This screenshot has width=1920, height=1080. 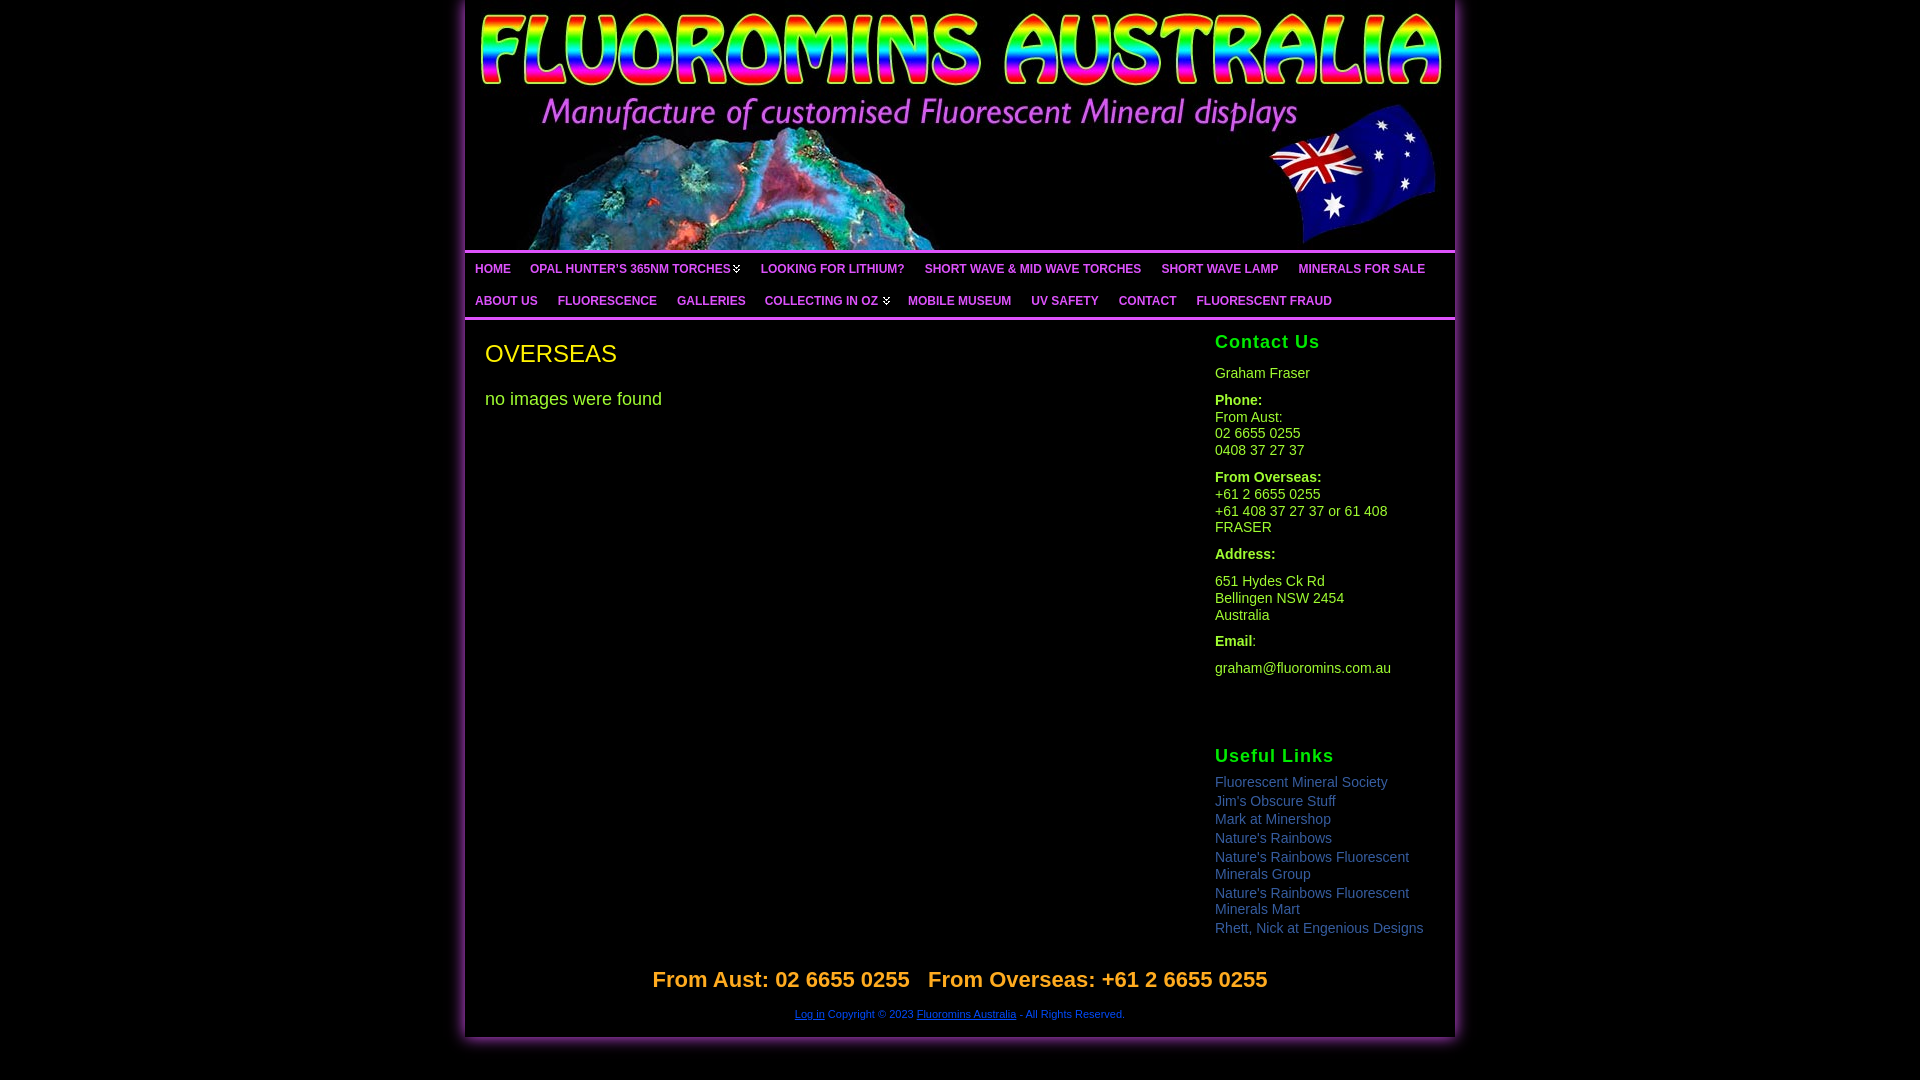 I want to click on 'COLLECTING IN OZ', so click(x=826, y=300).